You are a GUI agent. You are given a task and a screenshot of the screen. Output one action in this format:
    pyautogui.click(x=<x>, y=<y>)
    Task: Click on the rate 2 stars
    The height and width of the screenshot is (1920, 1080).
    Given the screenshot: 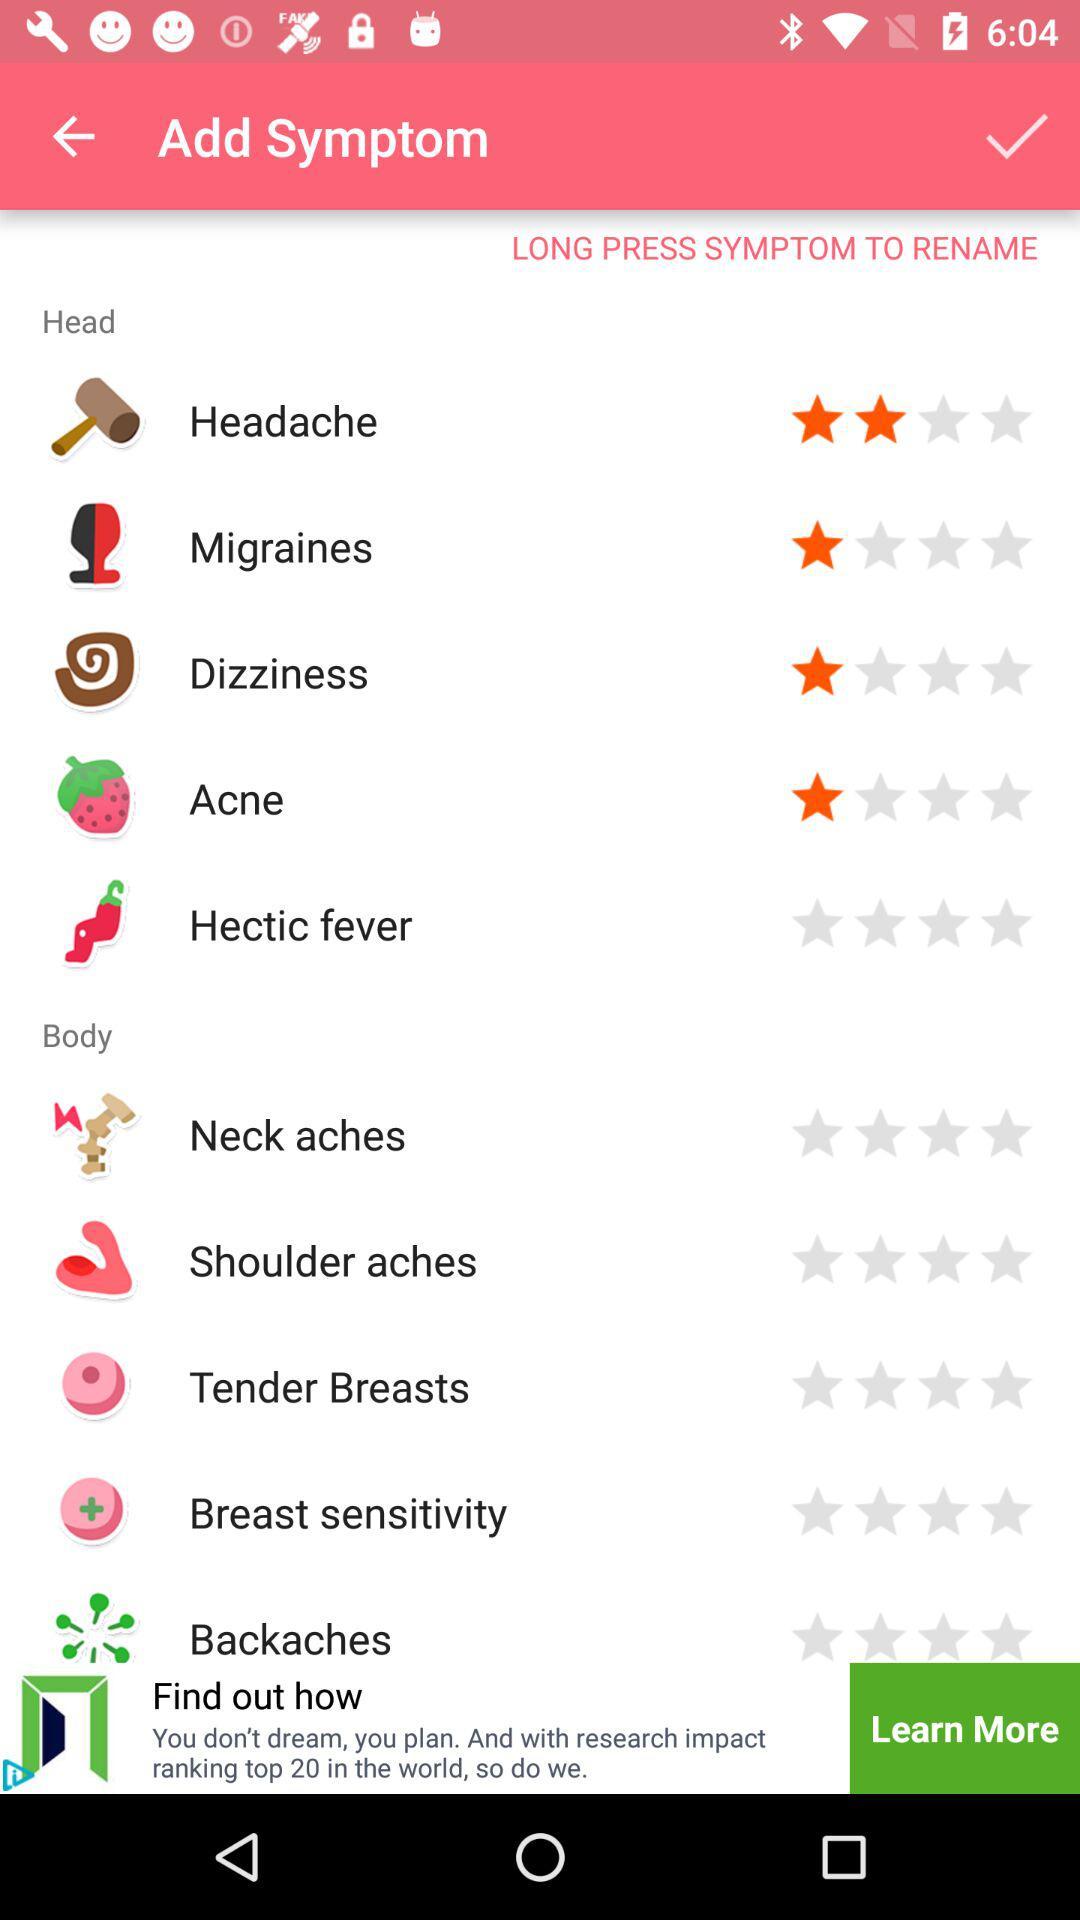 What is the action you would take?
    pyautogui.click(x=879, y=1634)
    